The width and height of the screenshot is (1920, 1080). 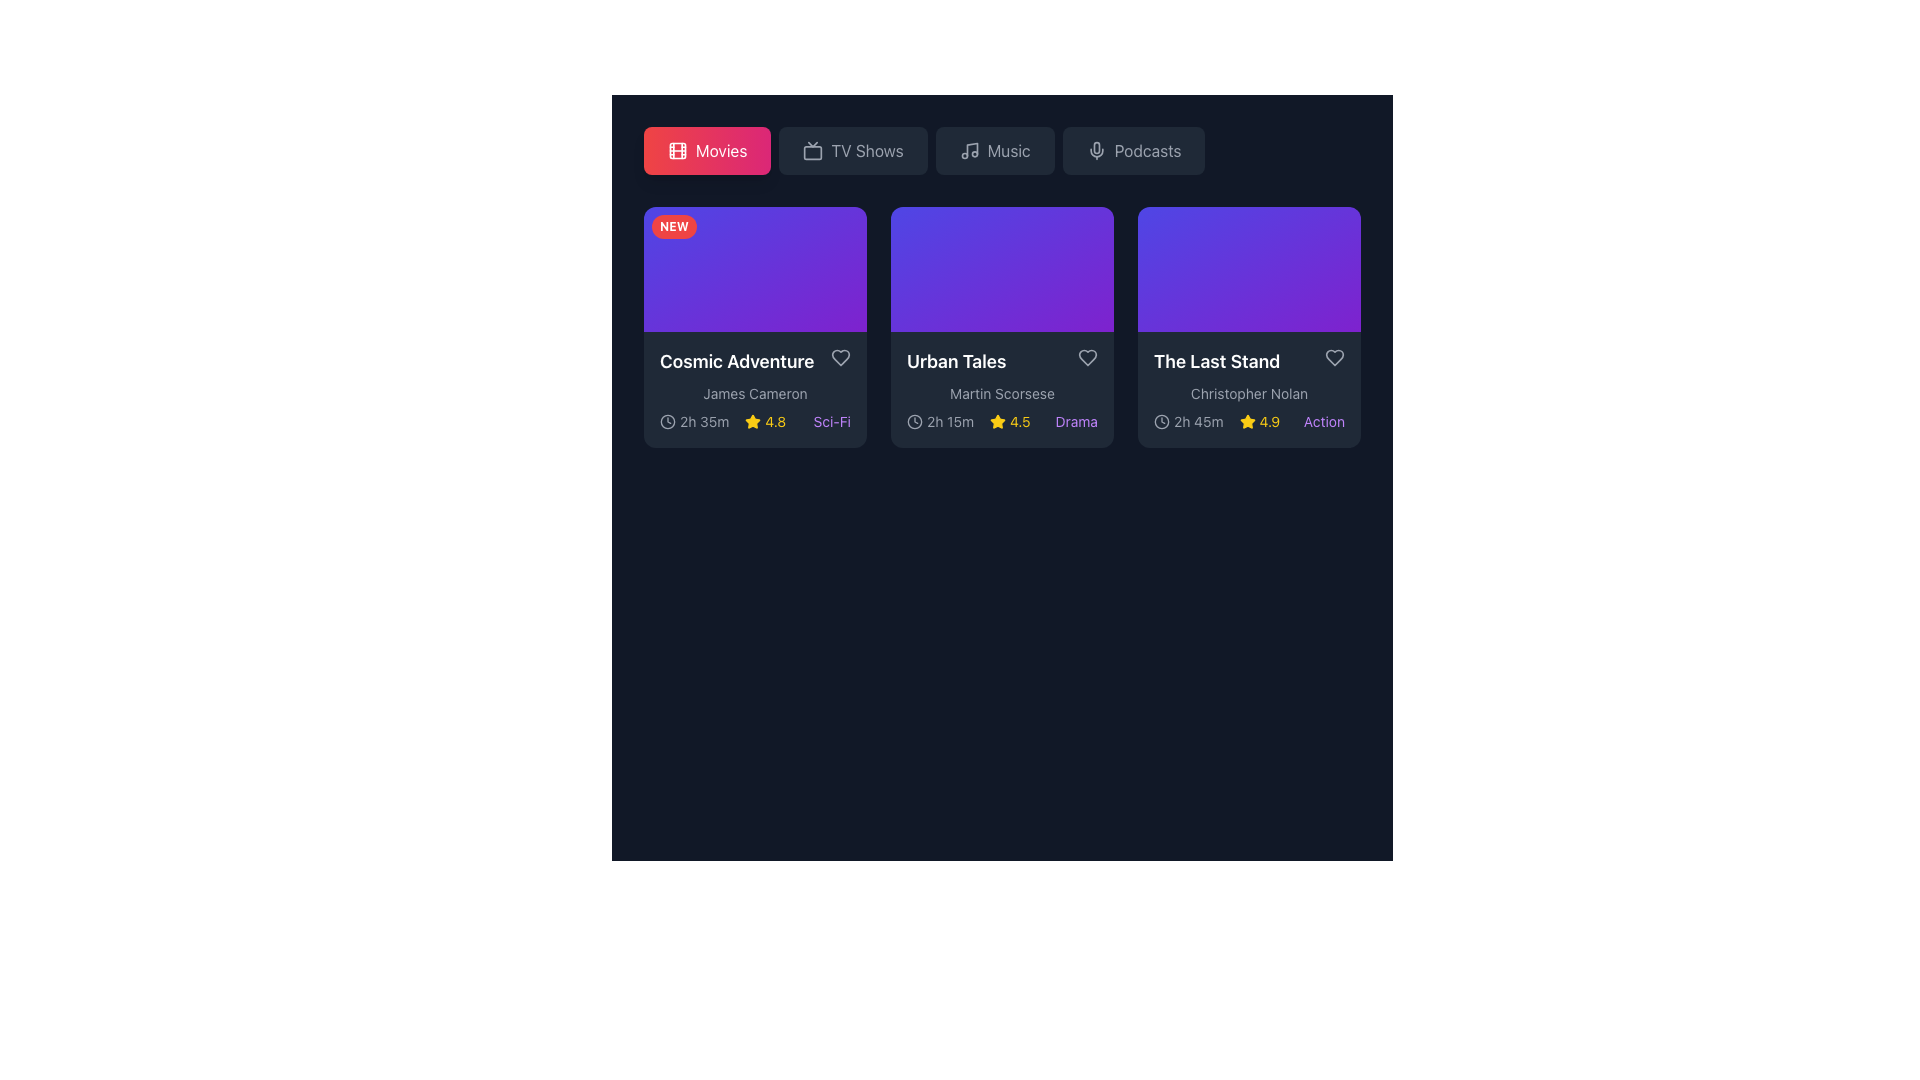 I want to click on the favorite toggle icon located at the top-right corner of the 'Urban Tales' text, so click(x=1087, y=357).